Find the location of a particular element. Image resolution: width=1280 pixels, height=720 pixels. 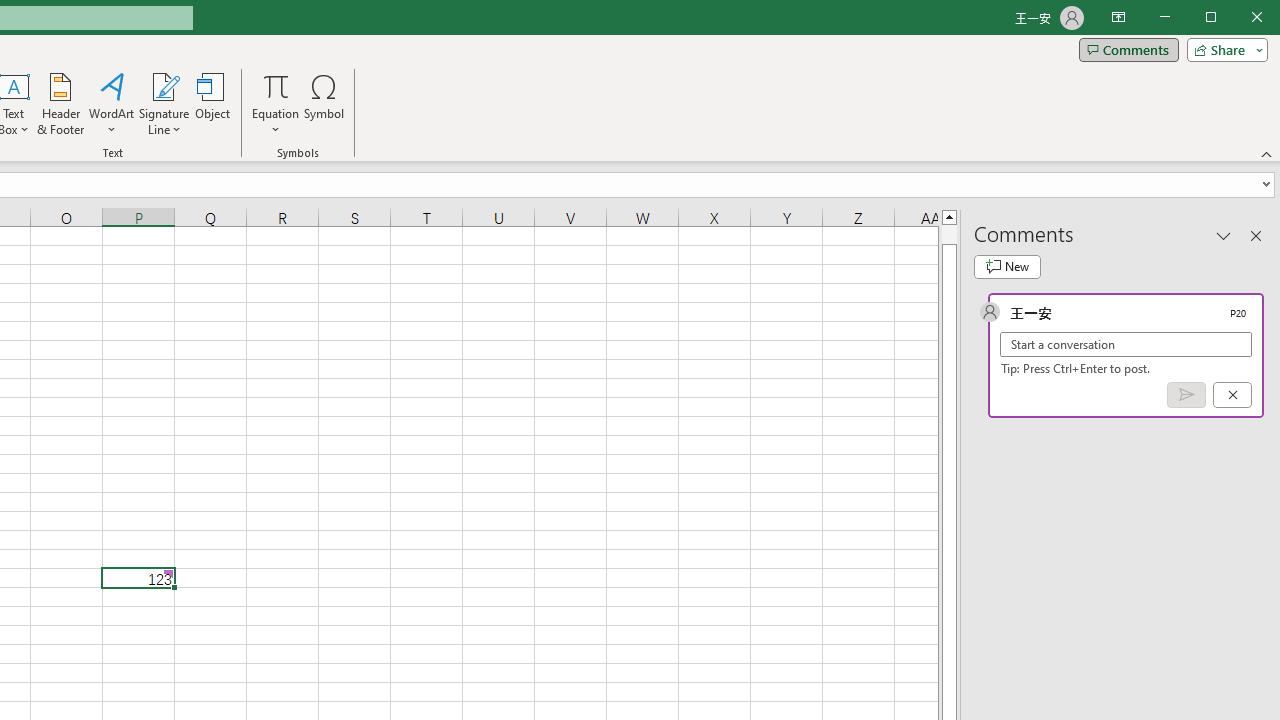

'Page up' is located at coordinates (948, 233).